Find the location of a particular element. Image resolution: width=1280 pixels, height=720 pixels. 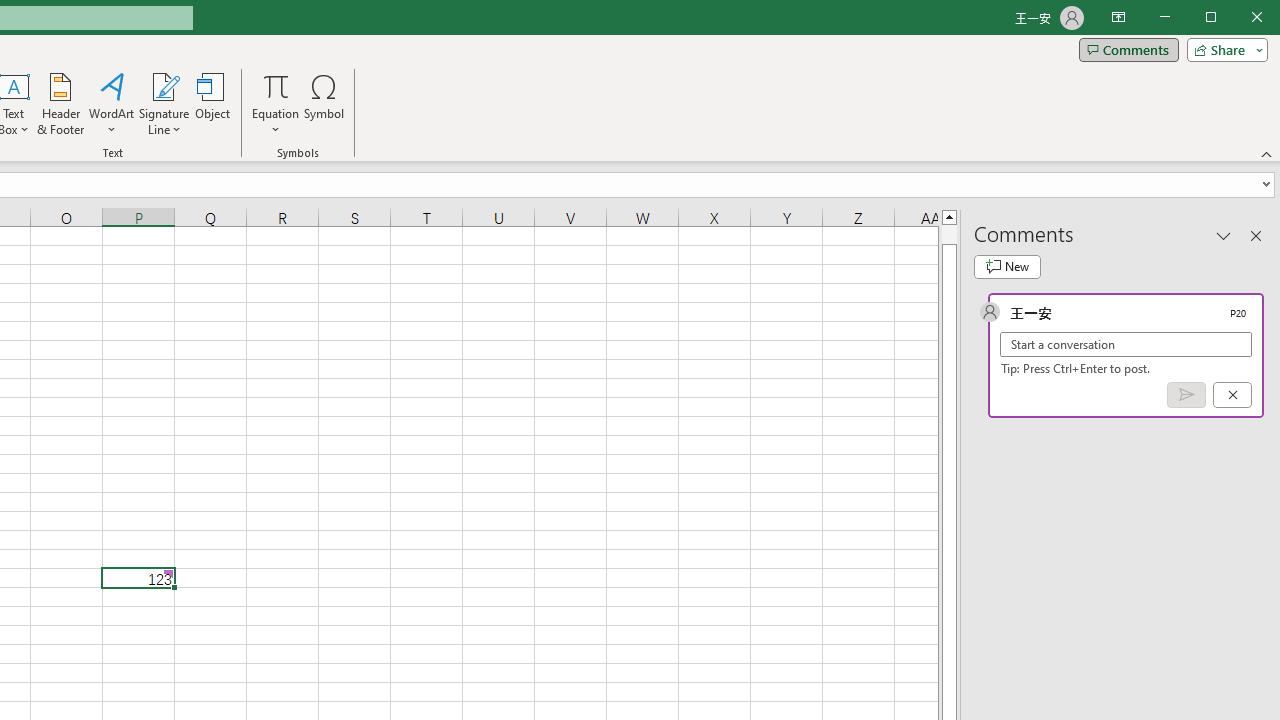

'Page up' is located at coordinates (948, 233).